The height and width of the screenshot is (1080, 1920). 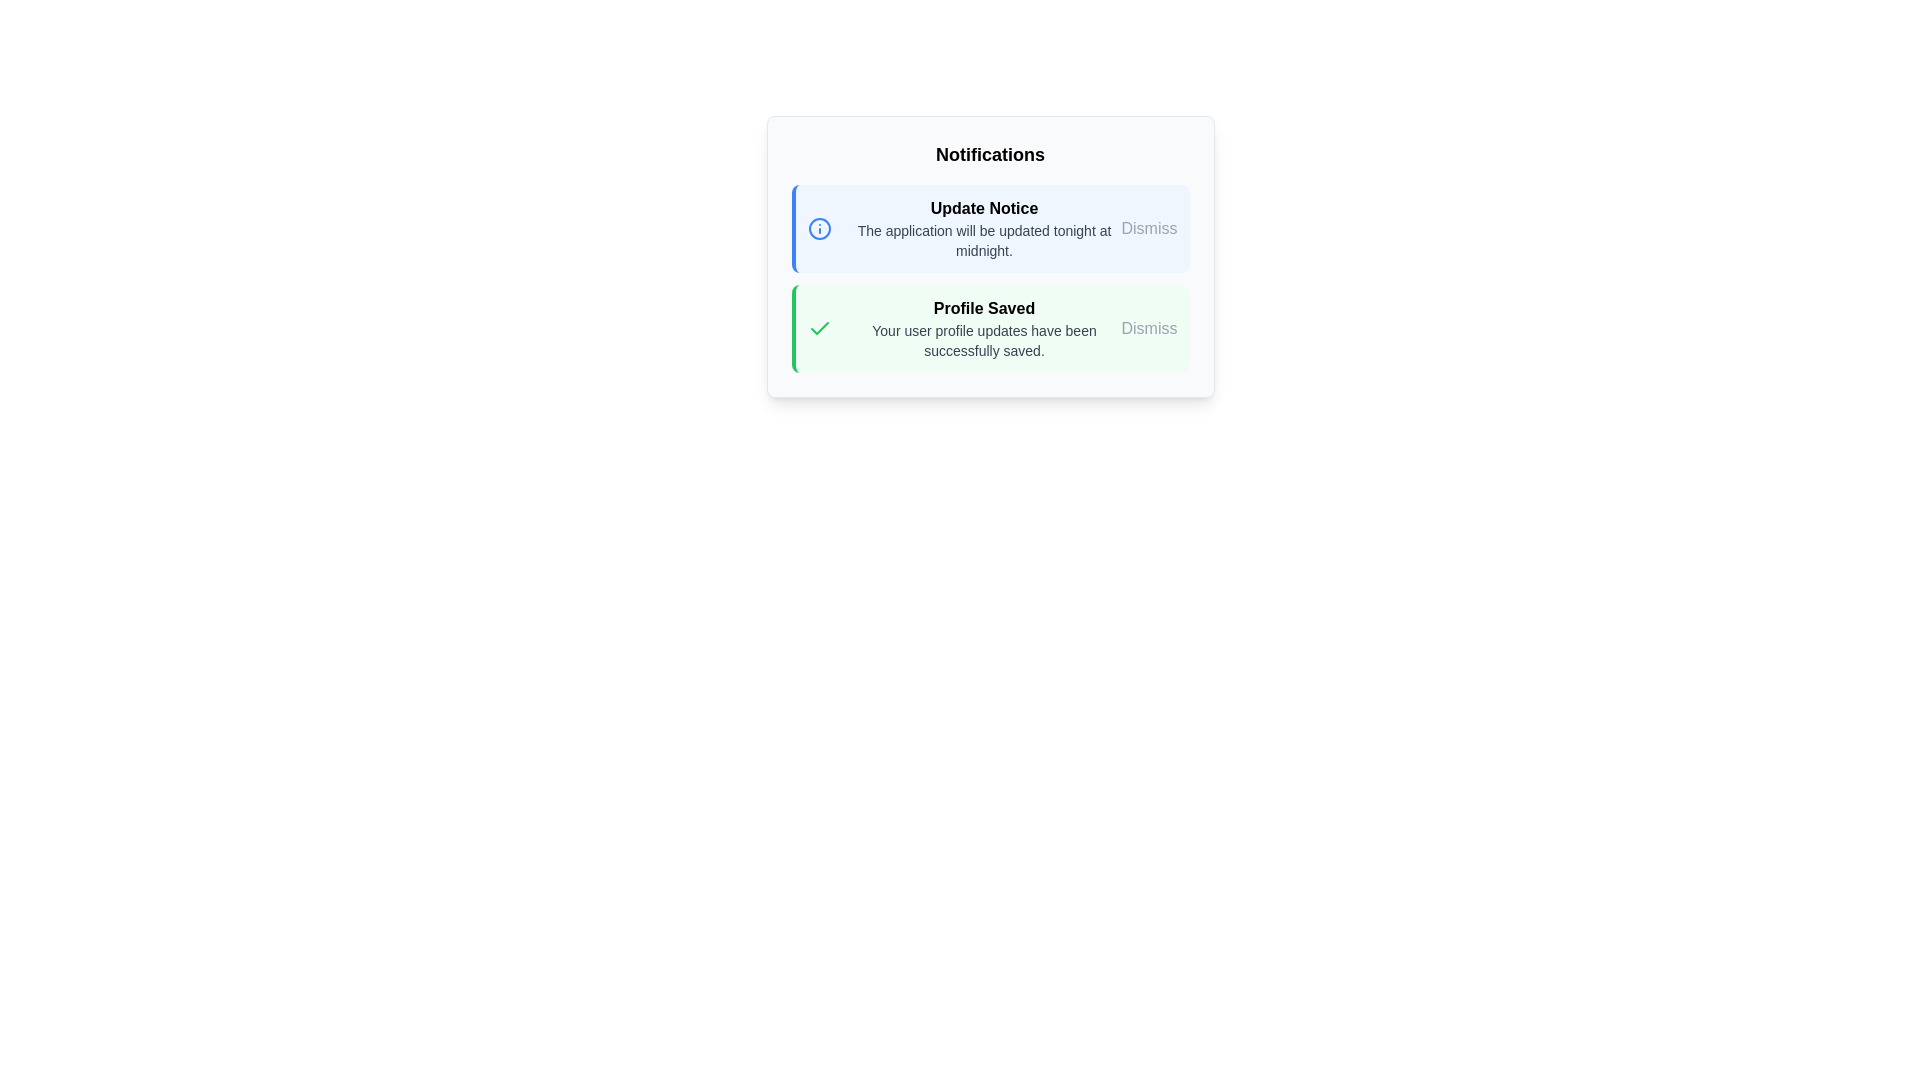 What do you see at coordinates (984, 327) in the screenshot?
I see `the static text message that informs the user their profile updates have been successfully saved, located in the second notification card of the 'Notifications' list` at bounding box center [984, 327].